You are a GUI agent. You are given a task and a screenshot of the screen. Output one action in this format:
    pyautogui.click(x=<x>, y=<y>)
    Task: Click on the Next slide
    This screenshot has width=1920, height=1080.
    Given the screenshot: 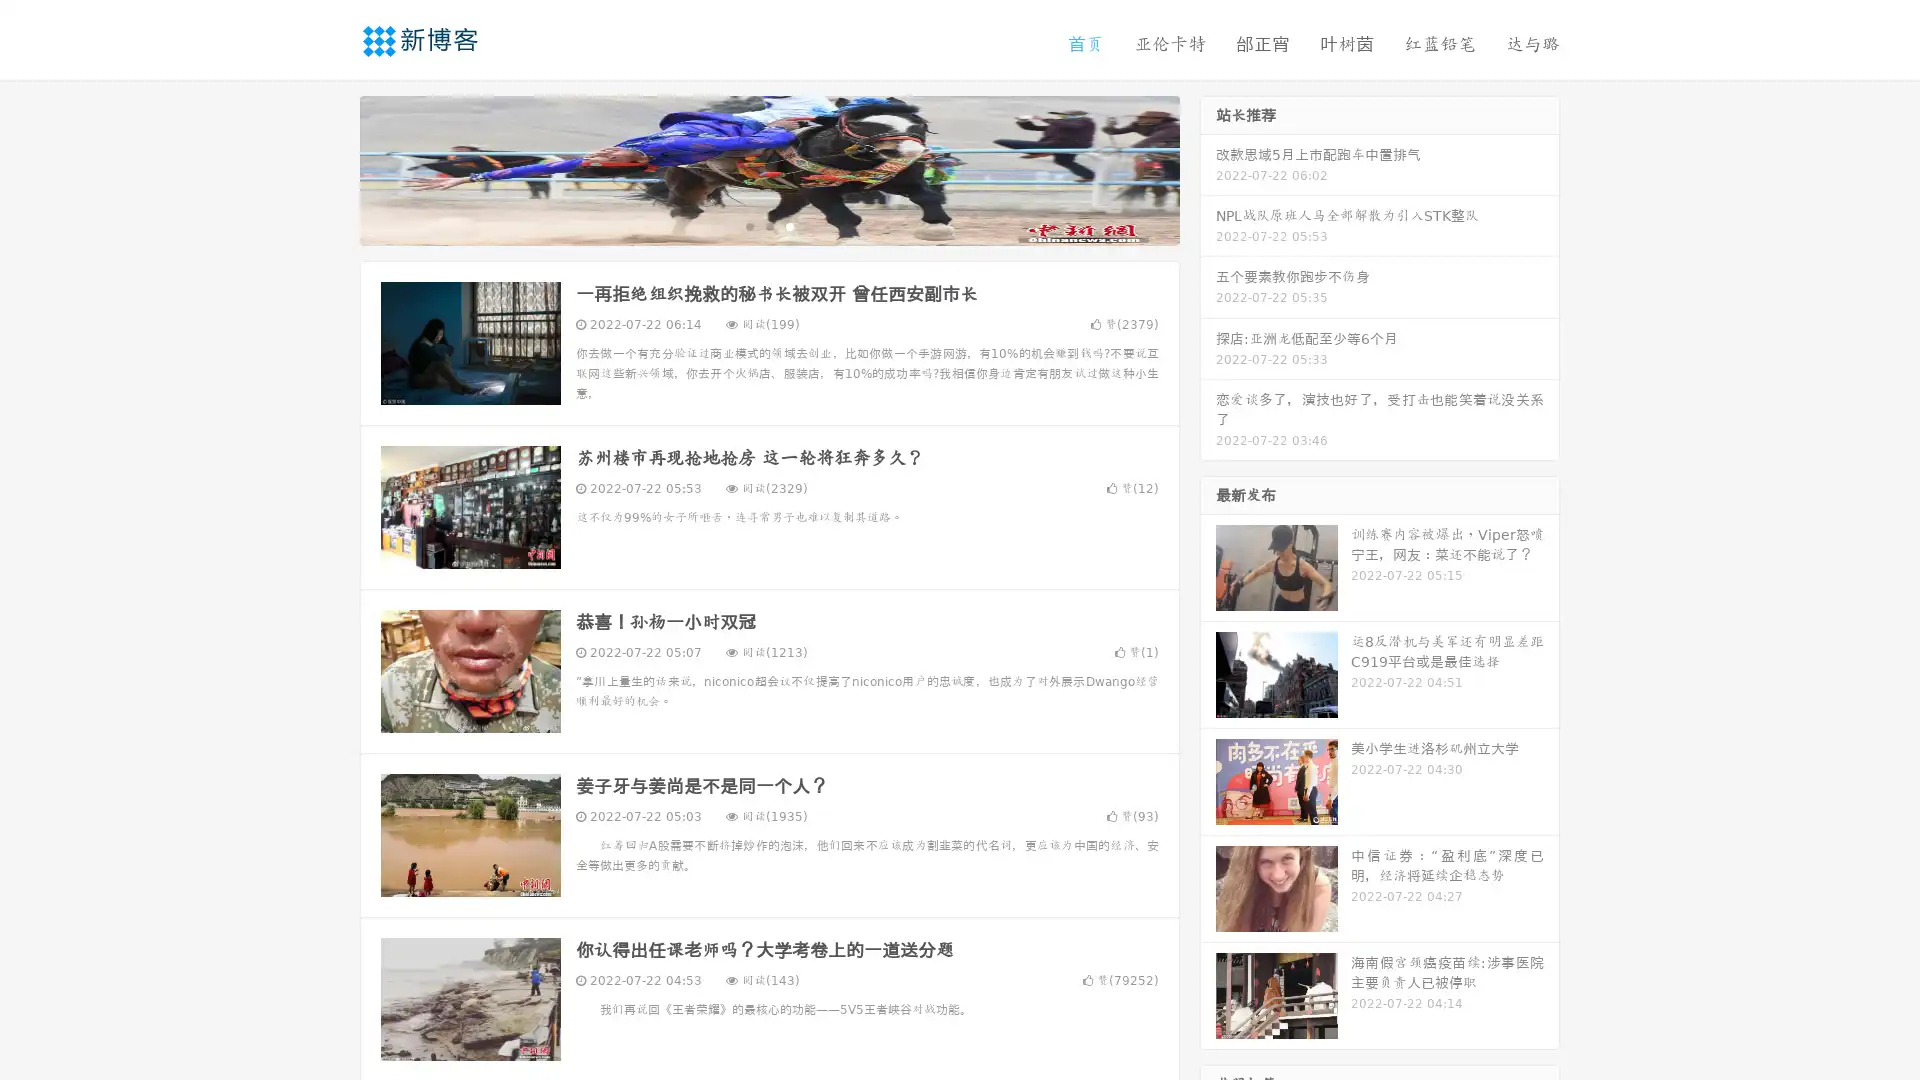 What is the action you would take?
    pyautogui.click(x=1208, y=168)
    